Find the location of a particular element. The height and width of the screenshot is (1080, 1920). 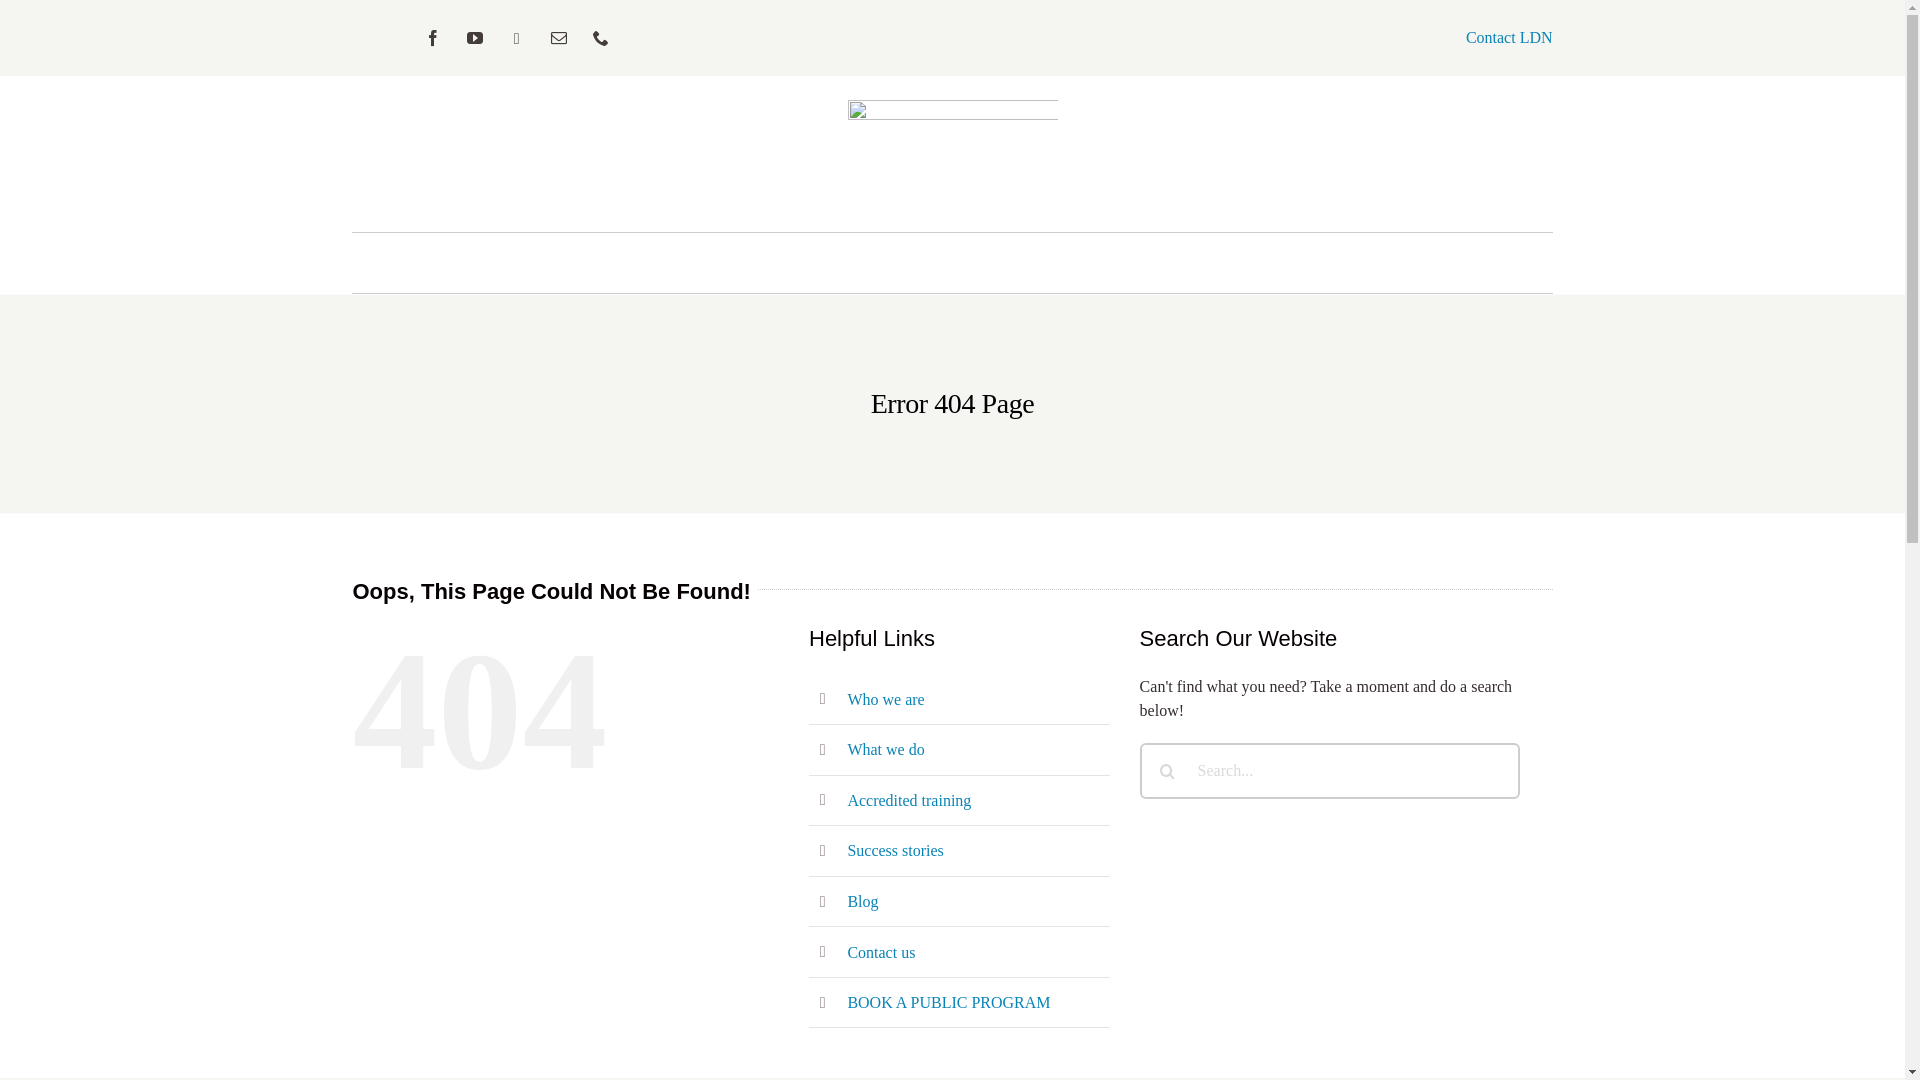

'Phone' is located at coordinates (584, 38).